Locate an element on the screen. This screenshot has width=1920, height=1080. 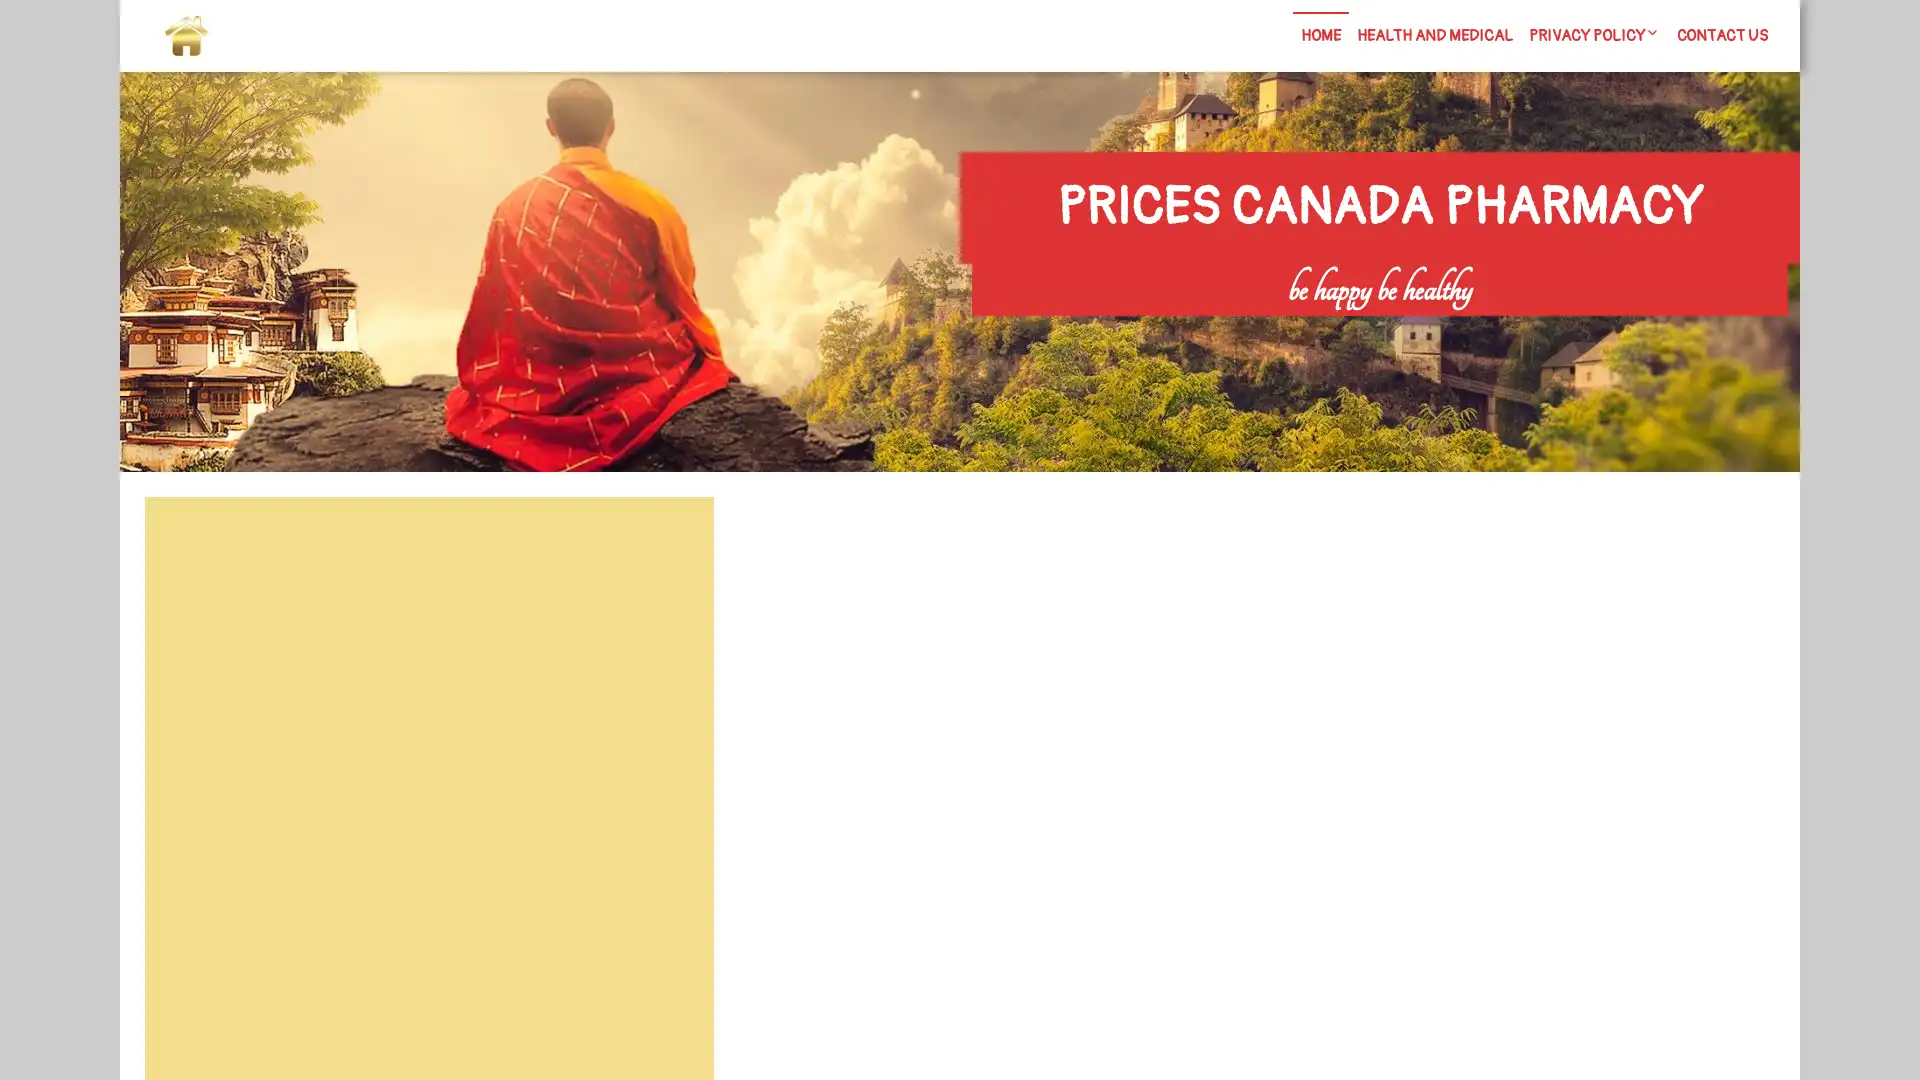
Search is located at coordinates (1557, 327).